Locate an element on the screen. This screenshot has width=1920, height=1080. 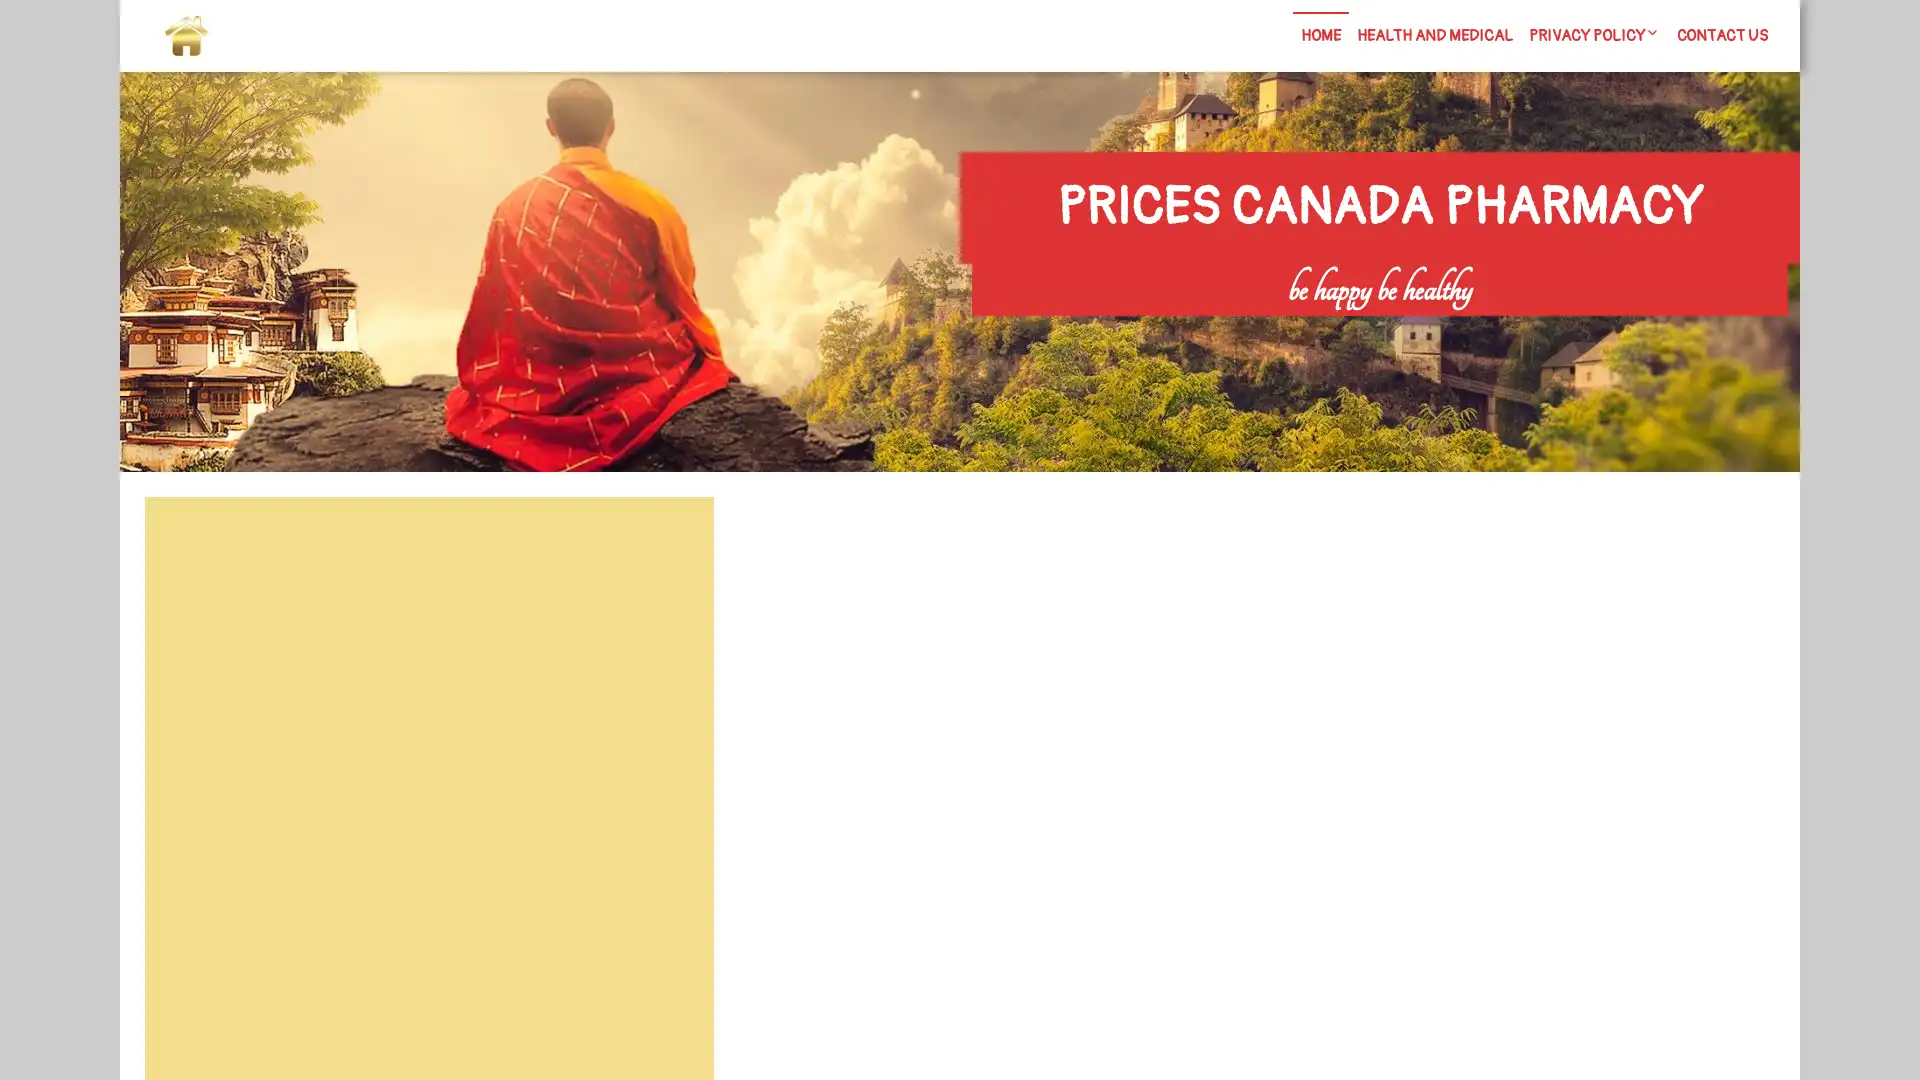
Search is located at coordinates (1557, 327).